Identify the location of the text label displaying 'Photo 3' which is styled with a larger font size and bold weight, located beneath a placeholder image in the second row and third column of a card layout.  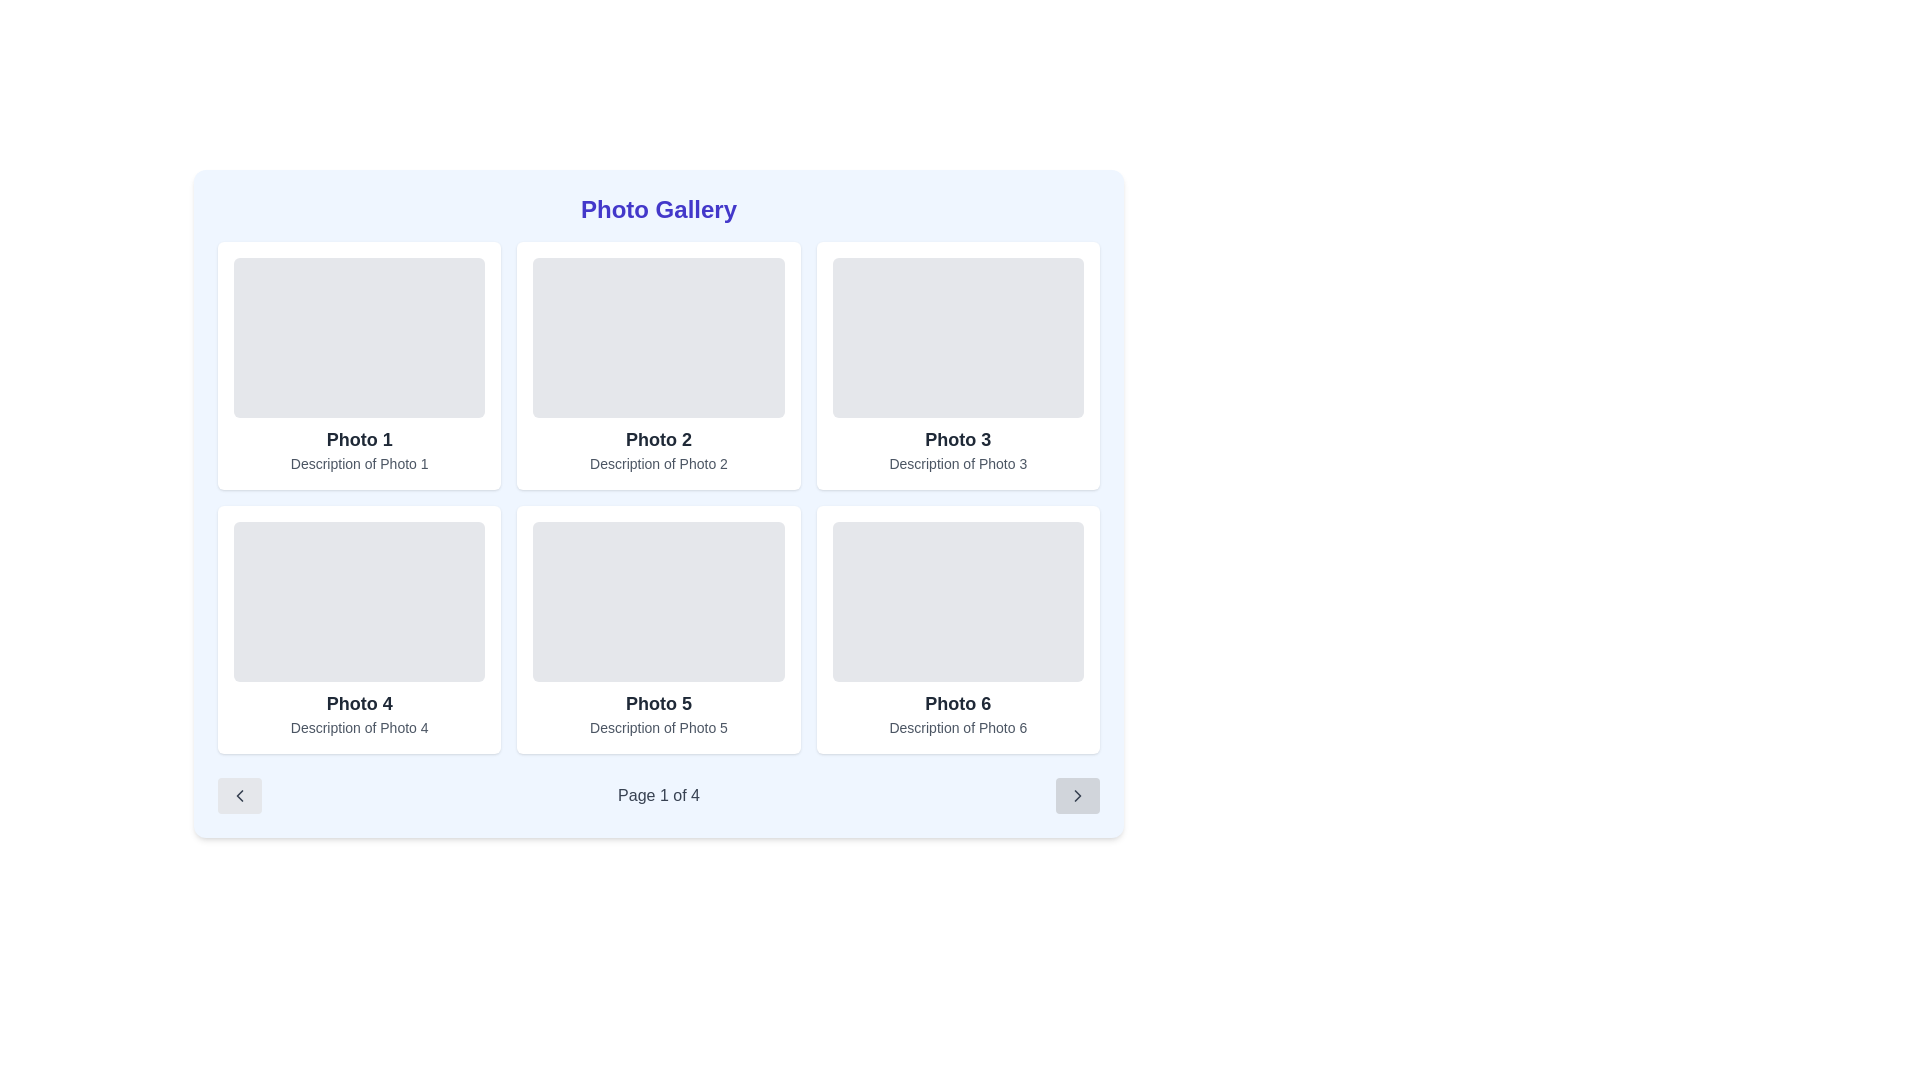
(957, 438).